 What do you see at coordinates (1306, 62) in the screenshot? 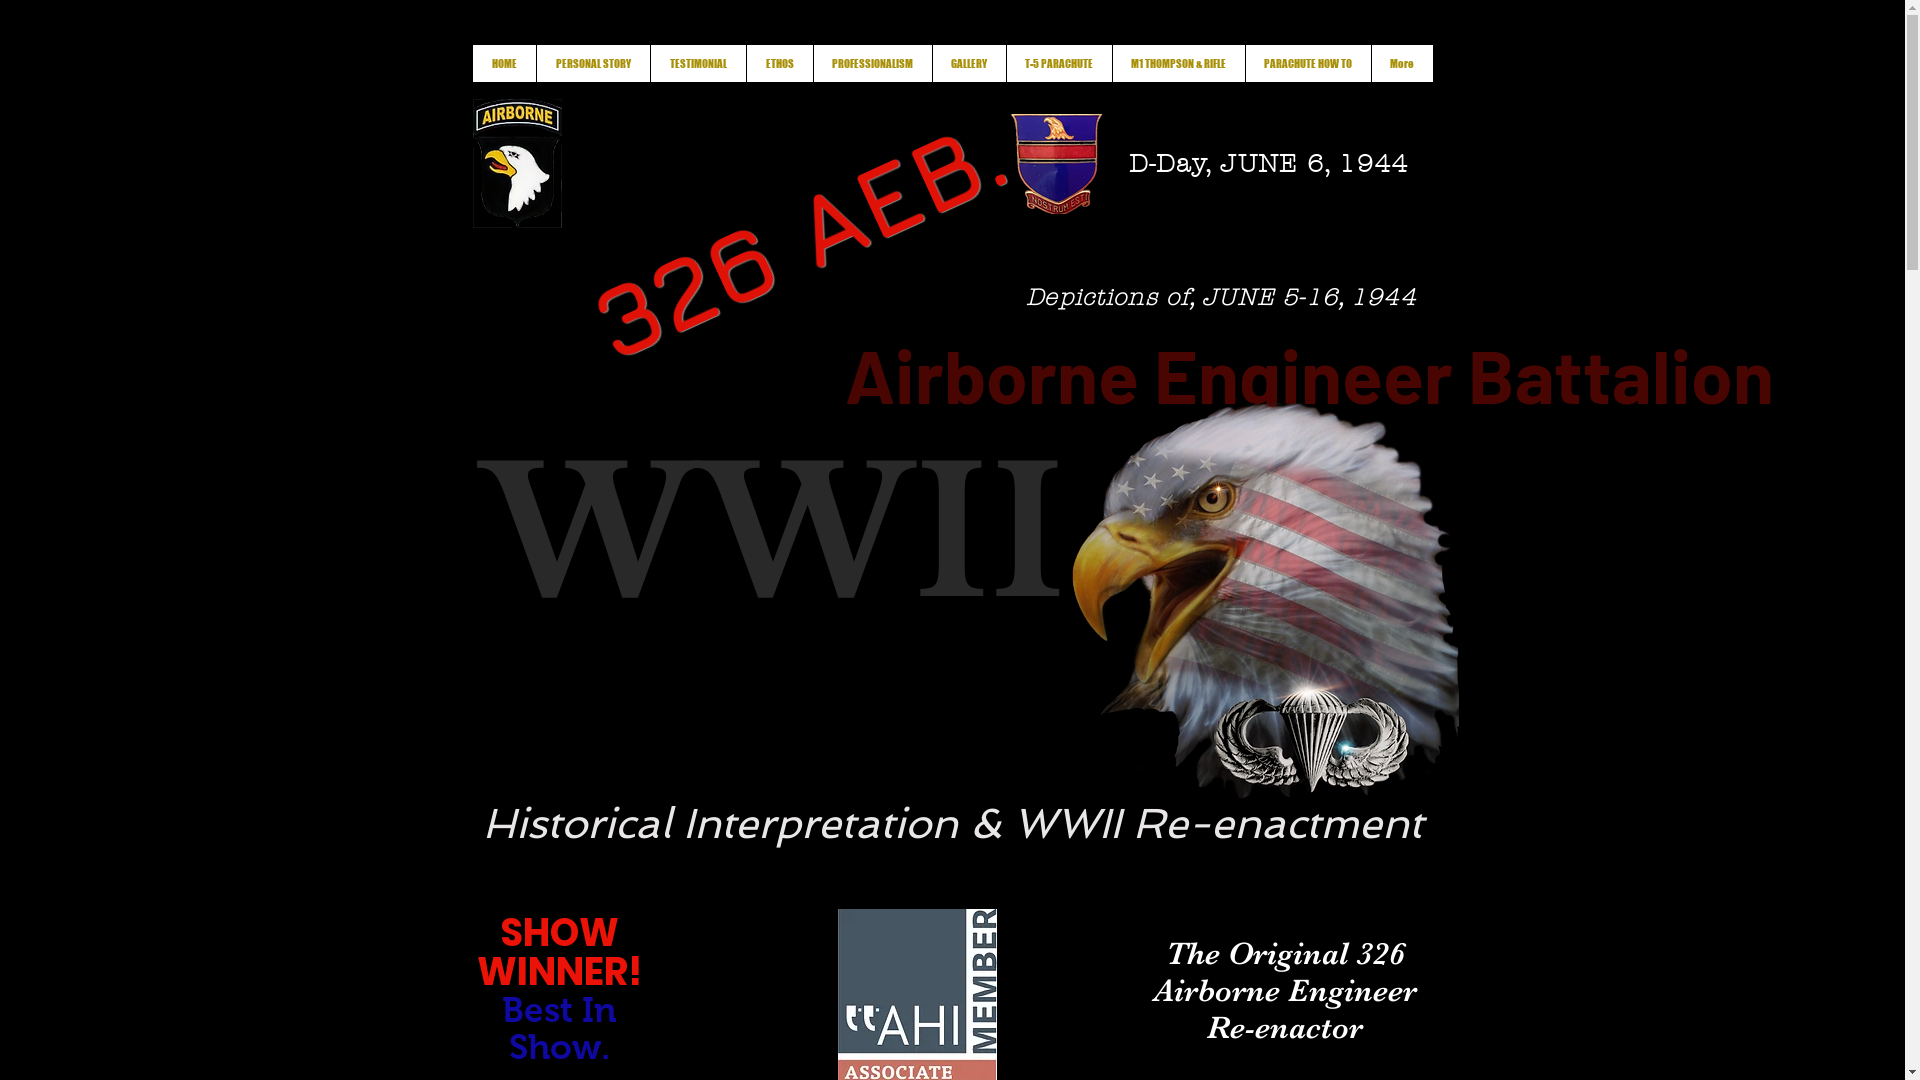
I see `'PARACHUTE HOW TO'` at bounding box center [1306, 62].